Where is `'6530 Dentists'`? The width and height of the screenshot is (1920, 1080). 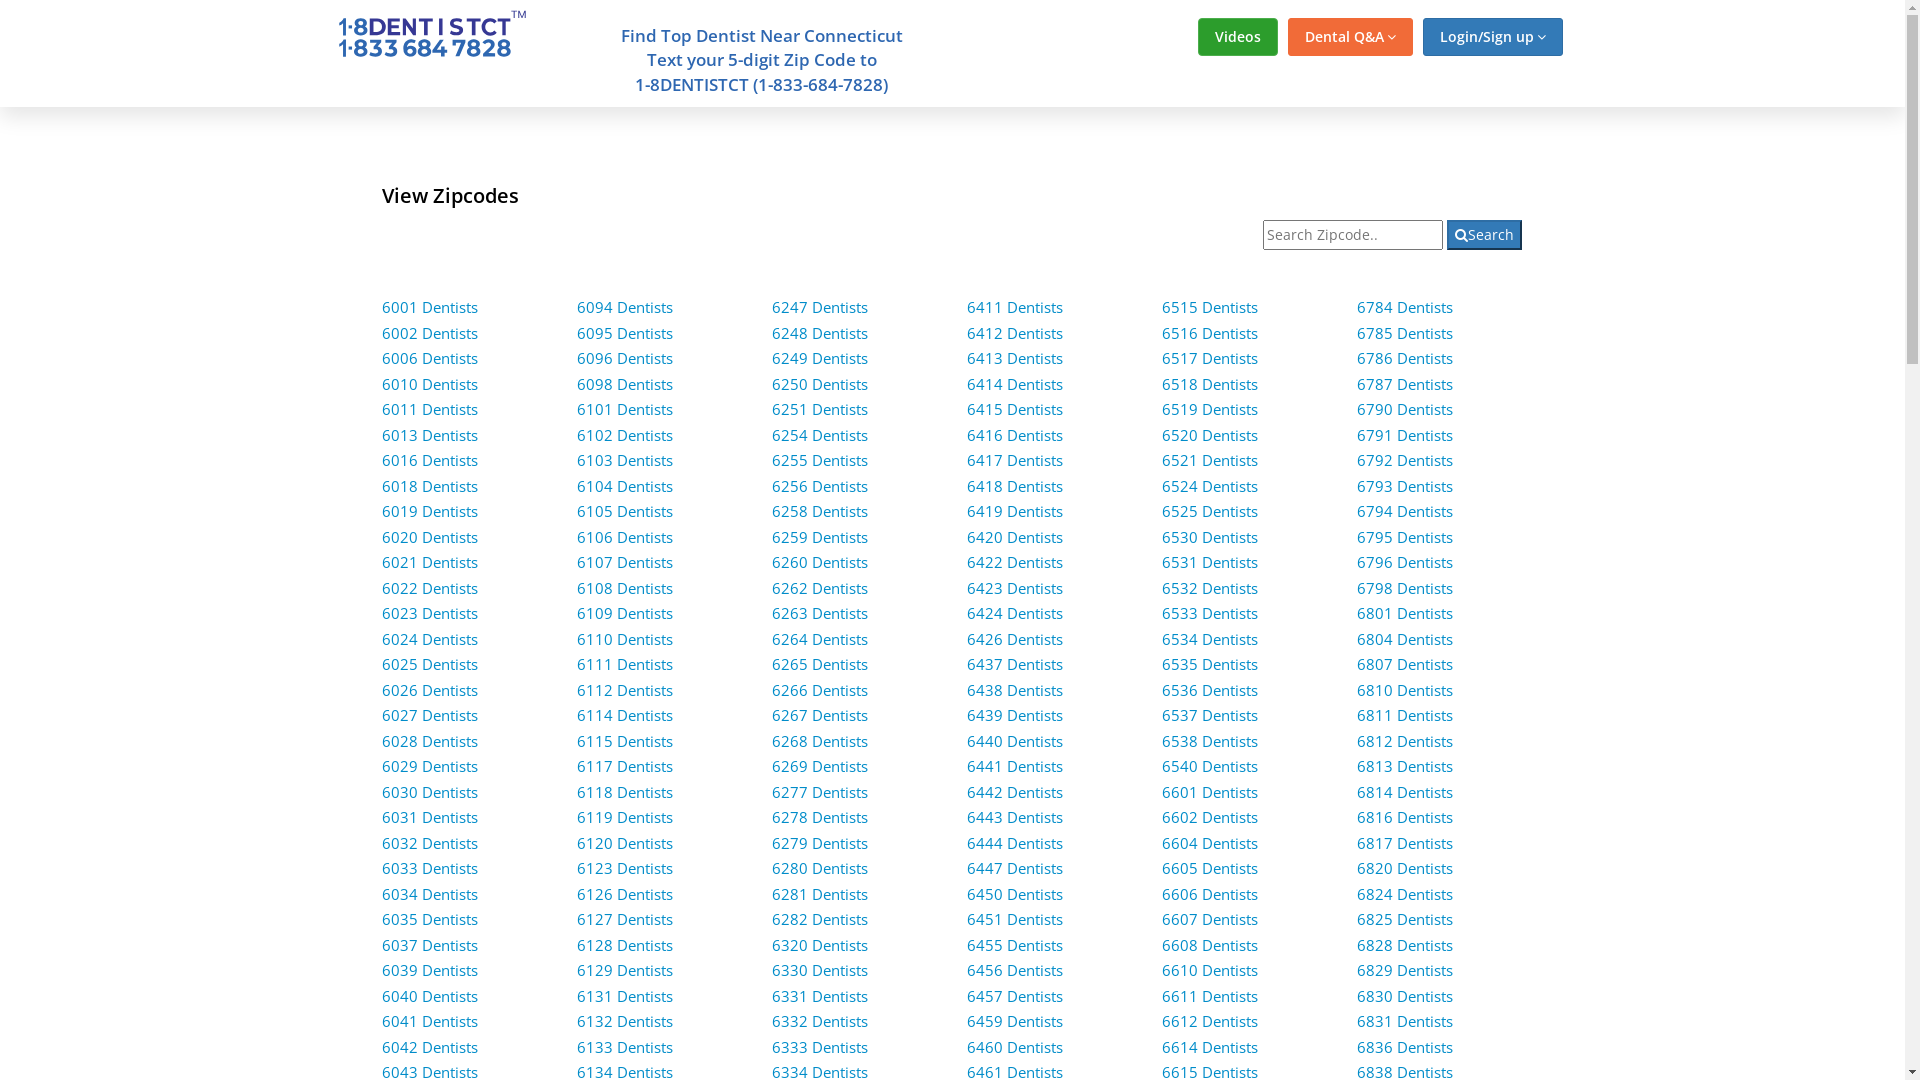
'6530 Dentists' is located at coordinates (1208, 535).